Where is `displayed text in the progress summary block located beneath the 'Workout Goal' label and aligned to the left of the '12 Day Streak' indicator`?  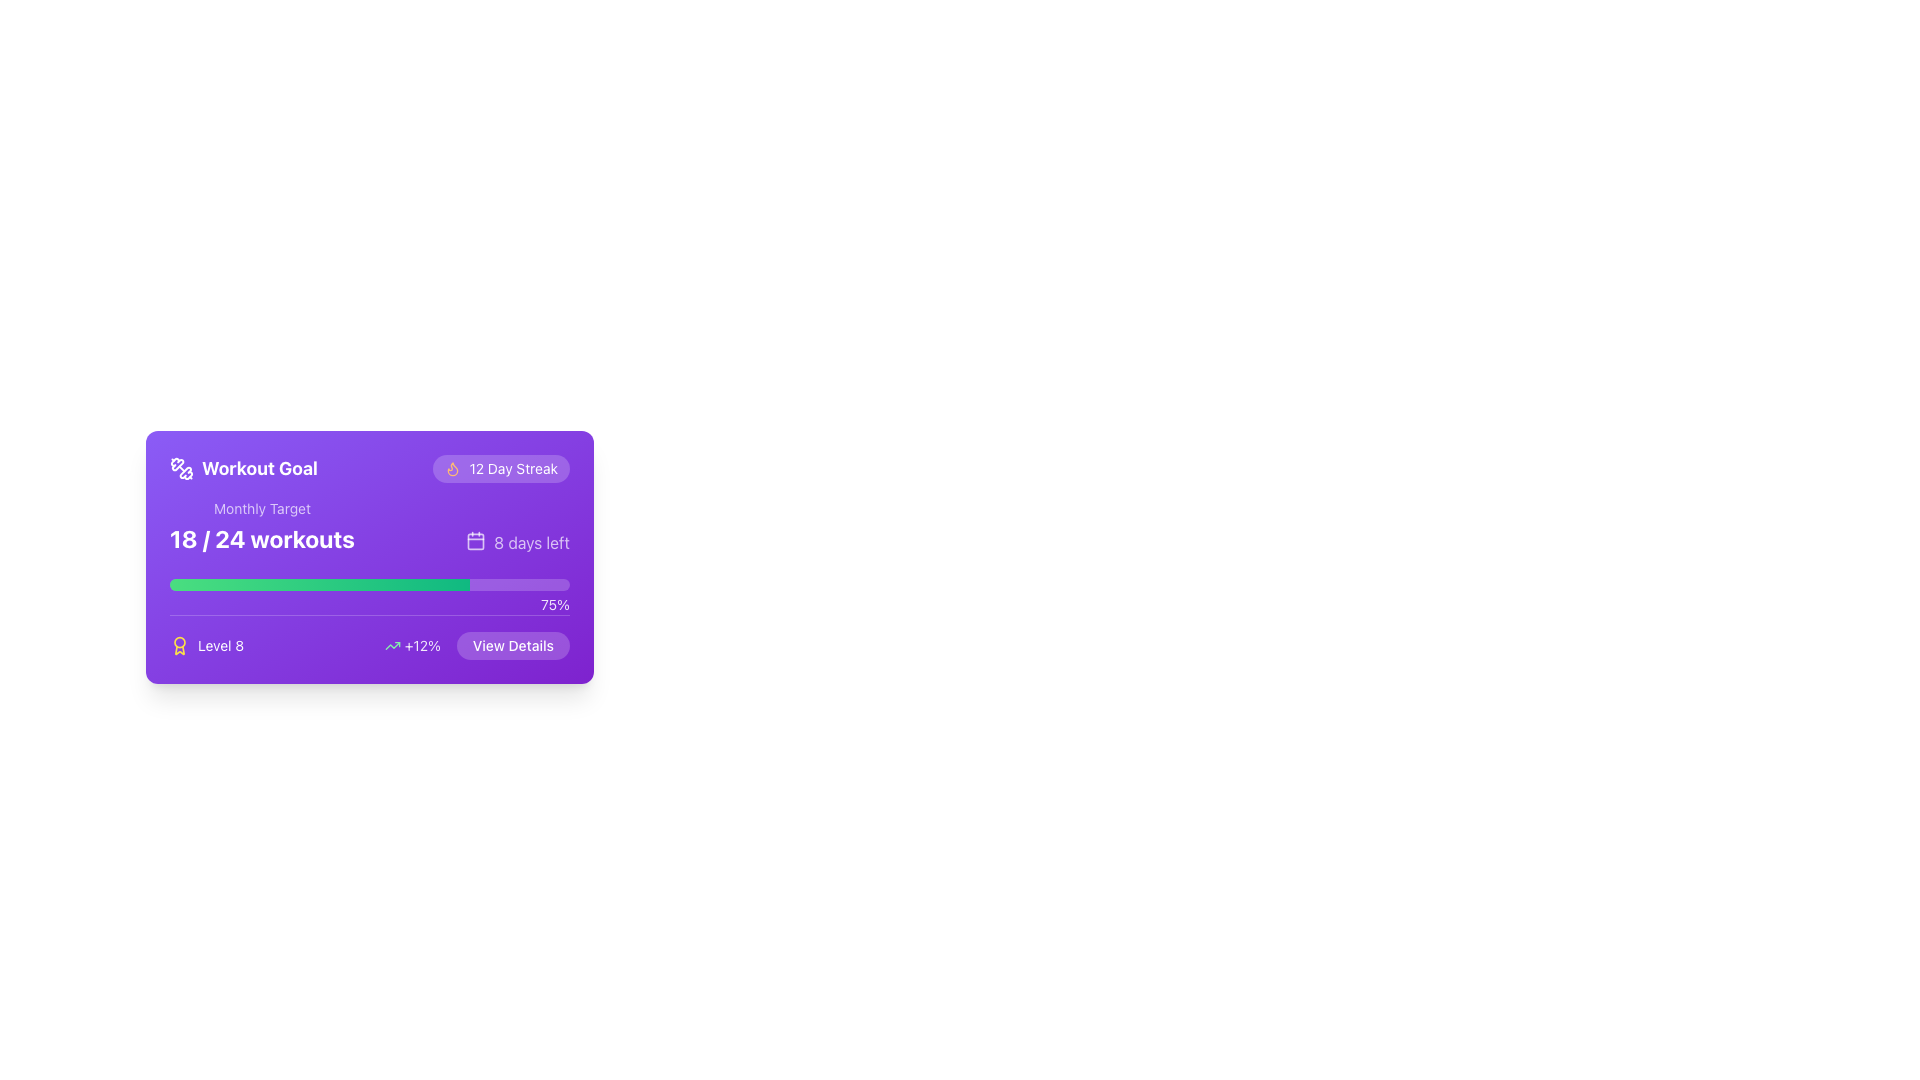 displayed text in the progress summary block located beneath the 'Workout Goal' label and aligned to the left of the '12 Day Streak' indicator is located at coordinates (261, 526).